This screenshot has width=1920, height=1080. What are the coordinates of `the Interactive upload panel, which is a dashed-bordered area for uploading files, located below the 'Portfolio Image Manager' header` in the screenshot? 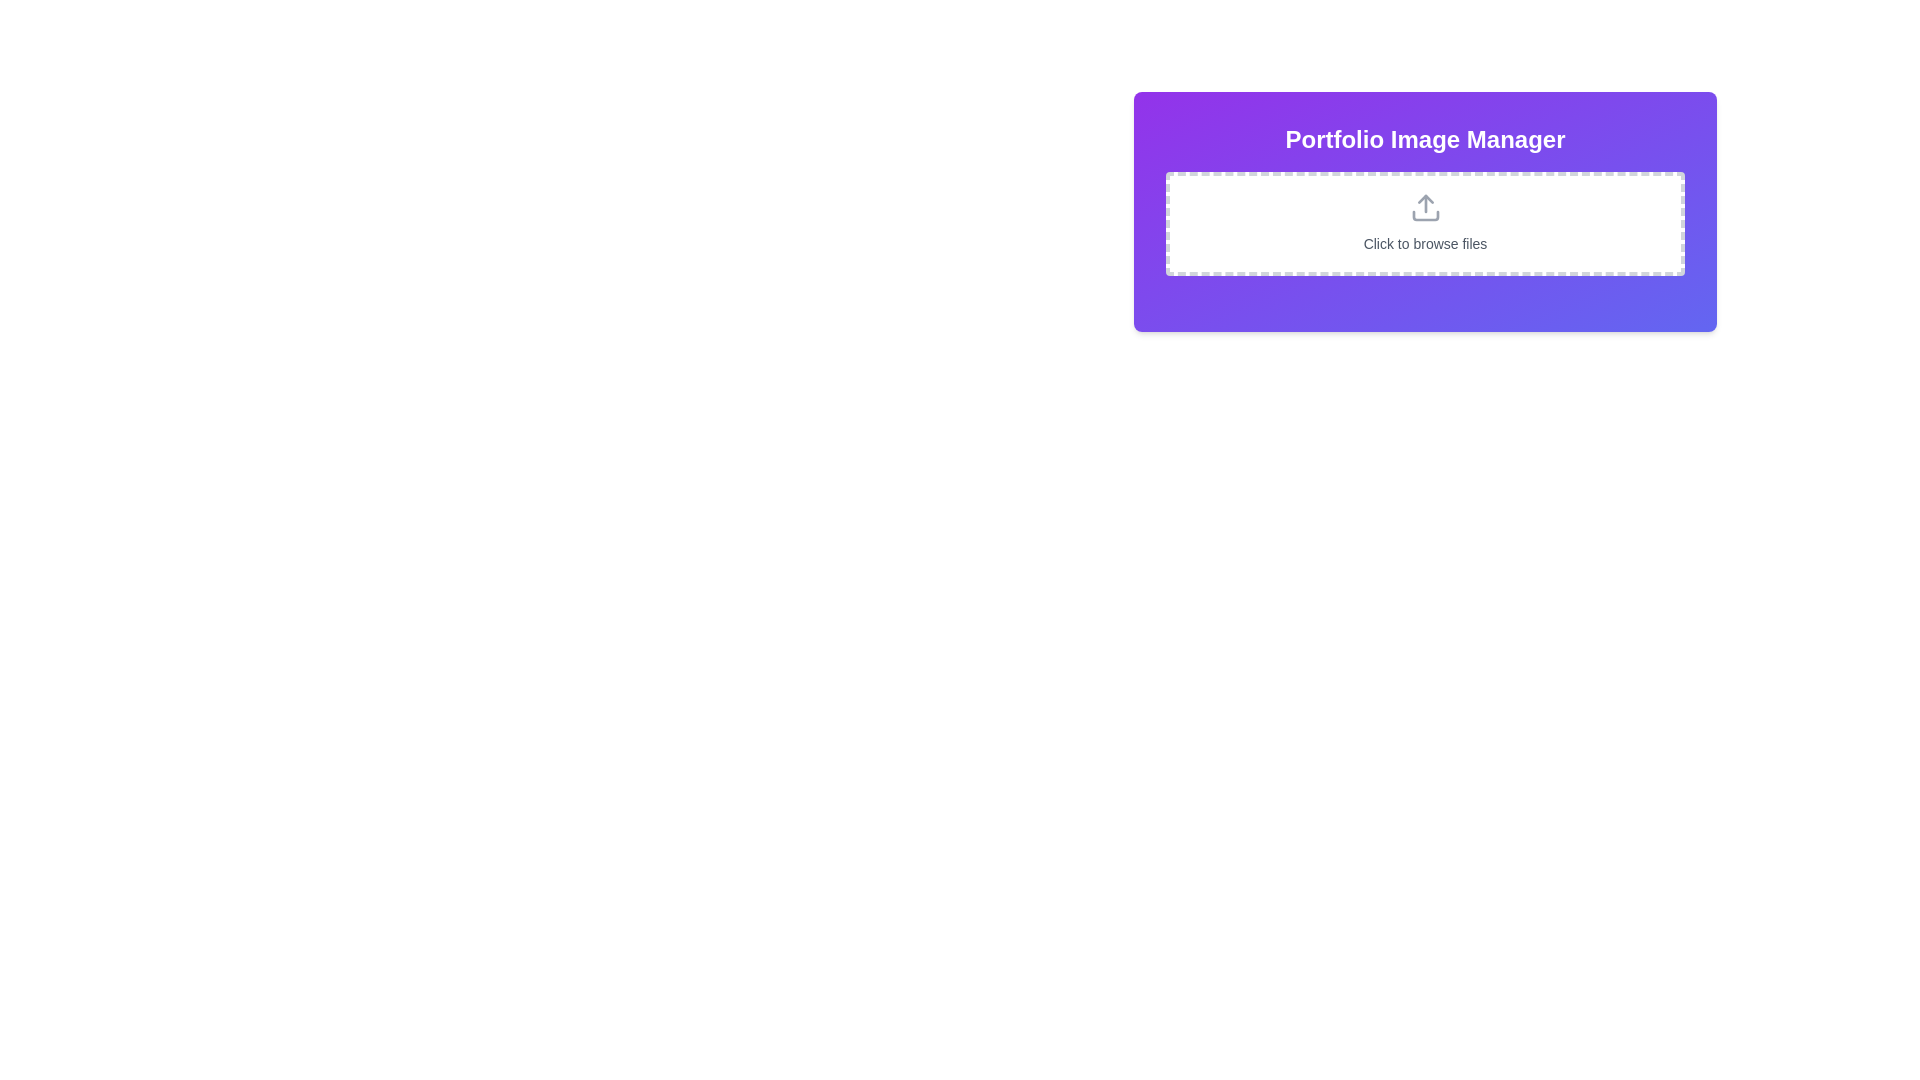 It's located at (1424, 212).